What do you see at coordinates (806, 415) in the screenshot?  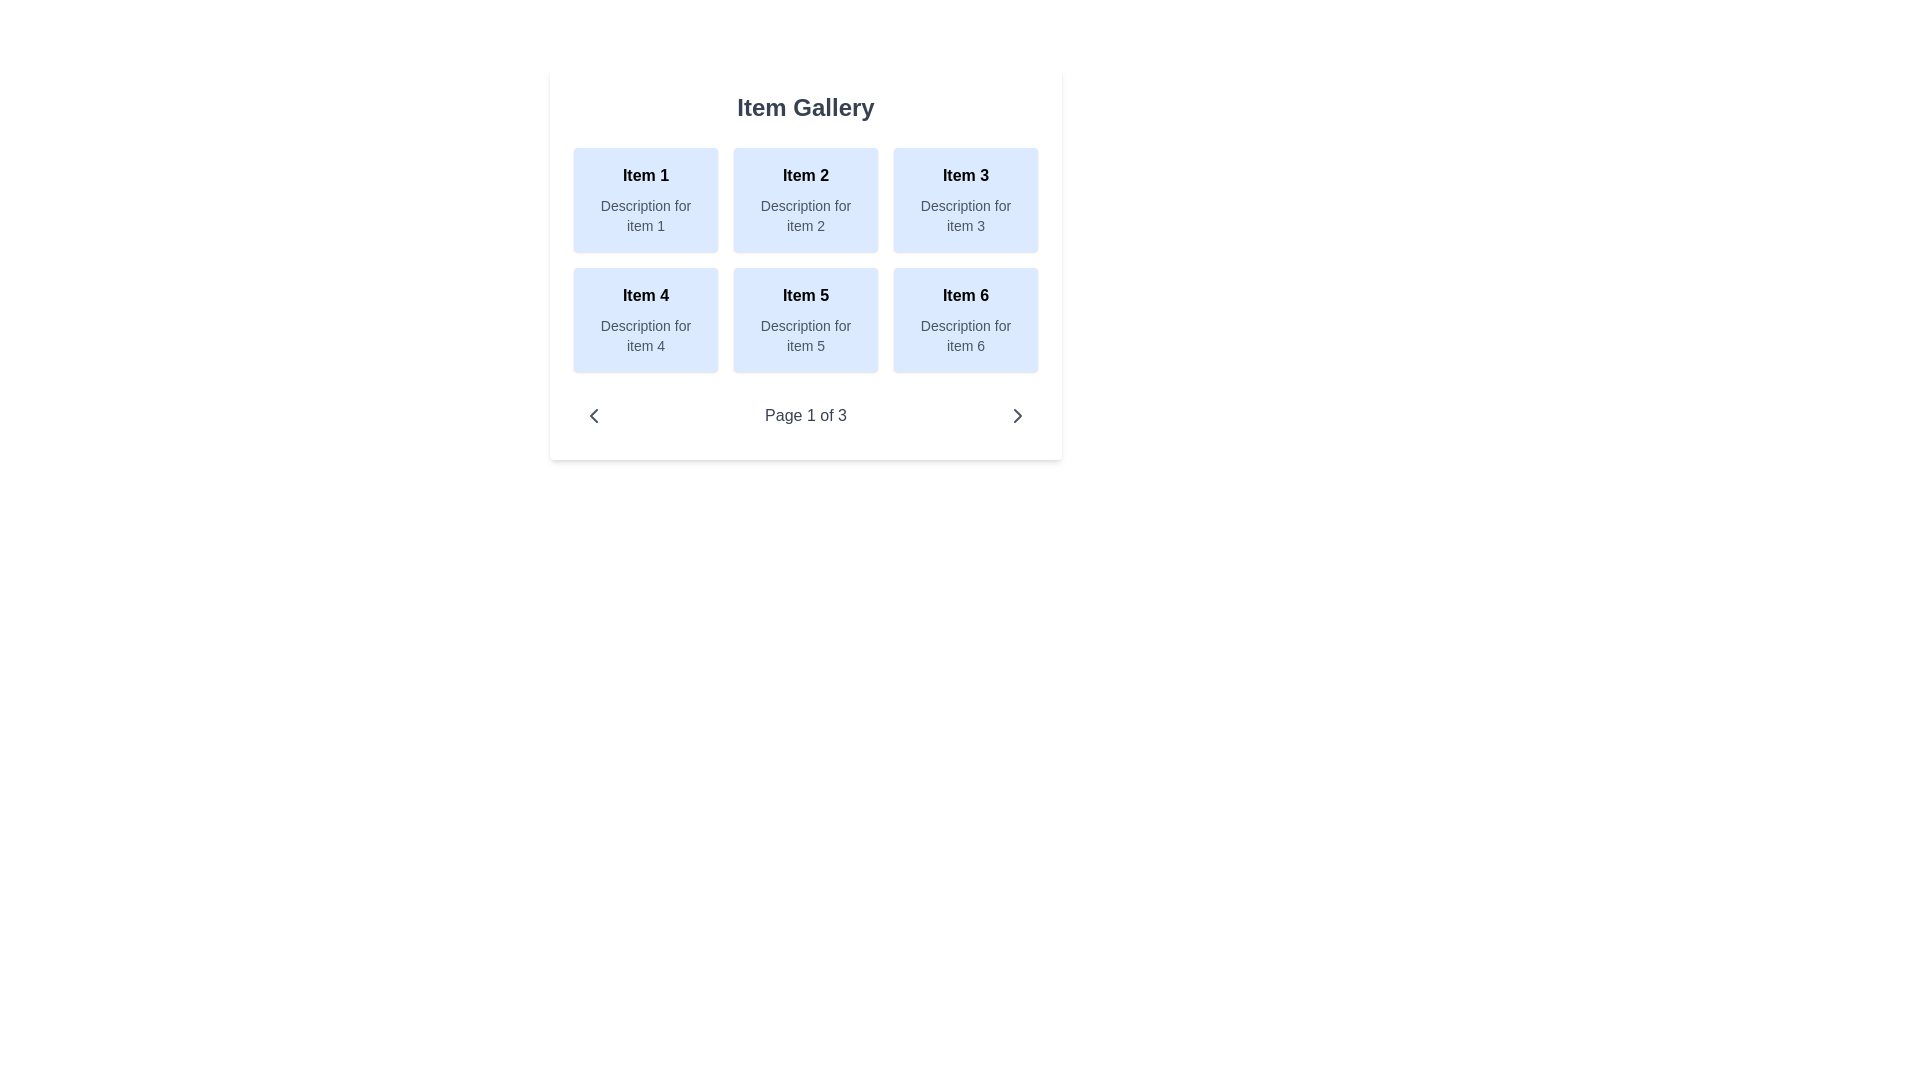 I see `the Text Label indicating the current page number in the paginated view, located centrally below the grid of items labeled 'Item 1' to 'Item 6'` at bounding box center [806, 415].